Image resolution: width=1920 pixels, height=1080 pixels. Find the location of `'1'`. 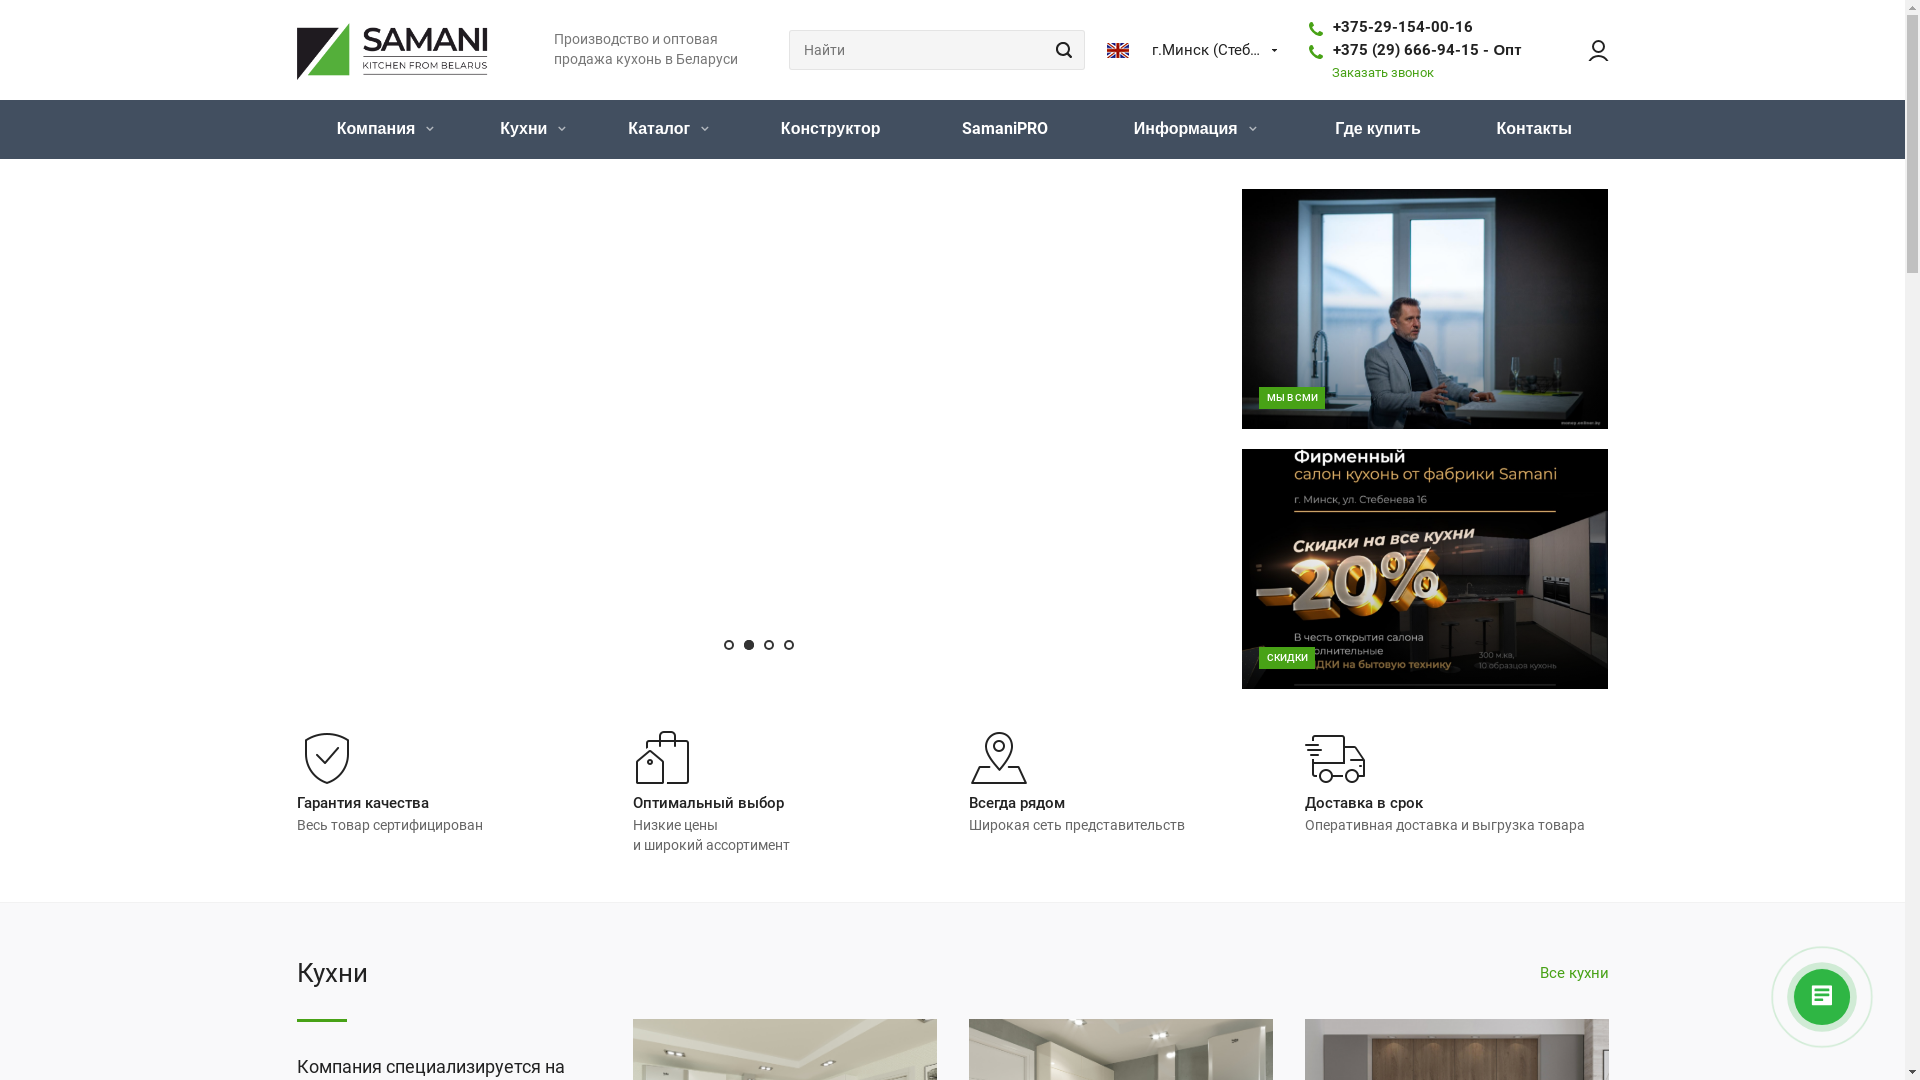

'1' is located at coordinates (728, 644).